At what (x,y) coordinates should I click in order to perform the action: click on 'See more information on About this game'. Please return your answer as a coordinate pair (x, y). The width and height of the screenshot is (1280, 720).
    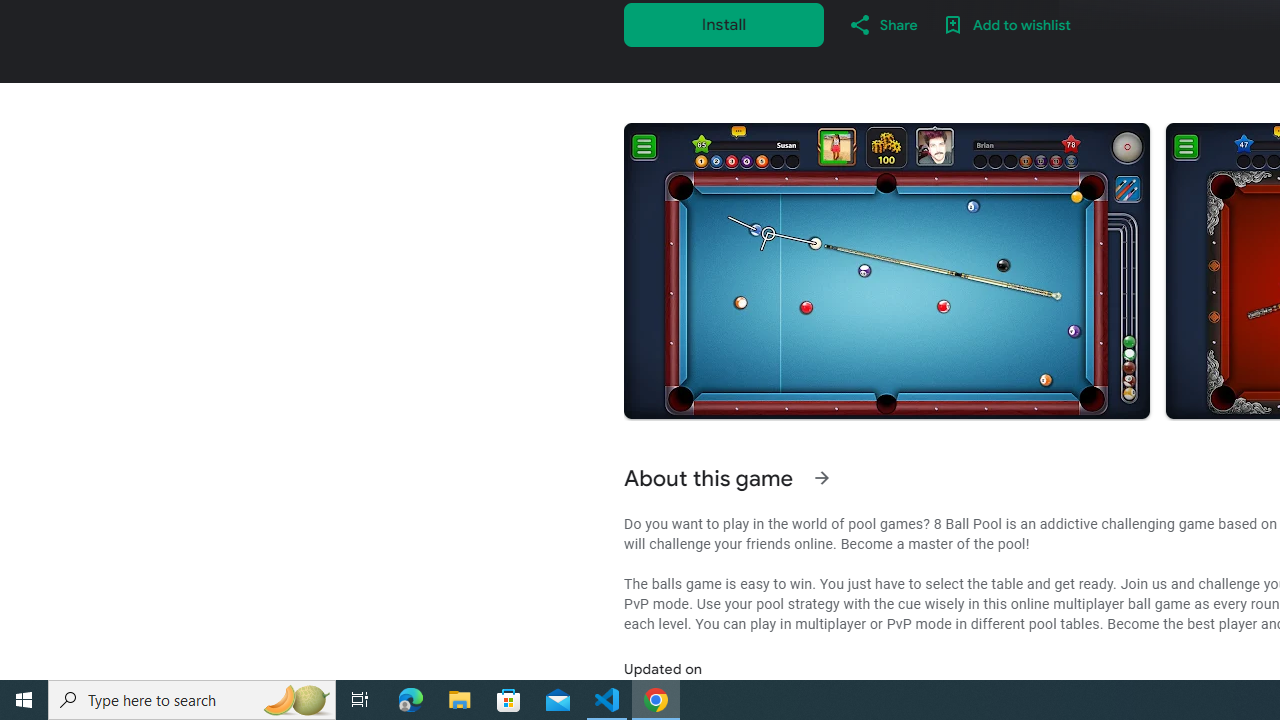
    Looking at the image, I should click on (821, 478).